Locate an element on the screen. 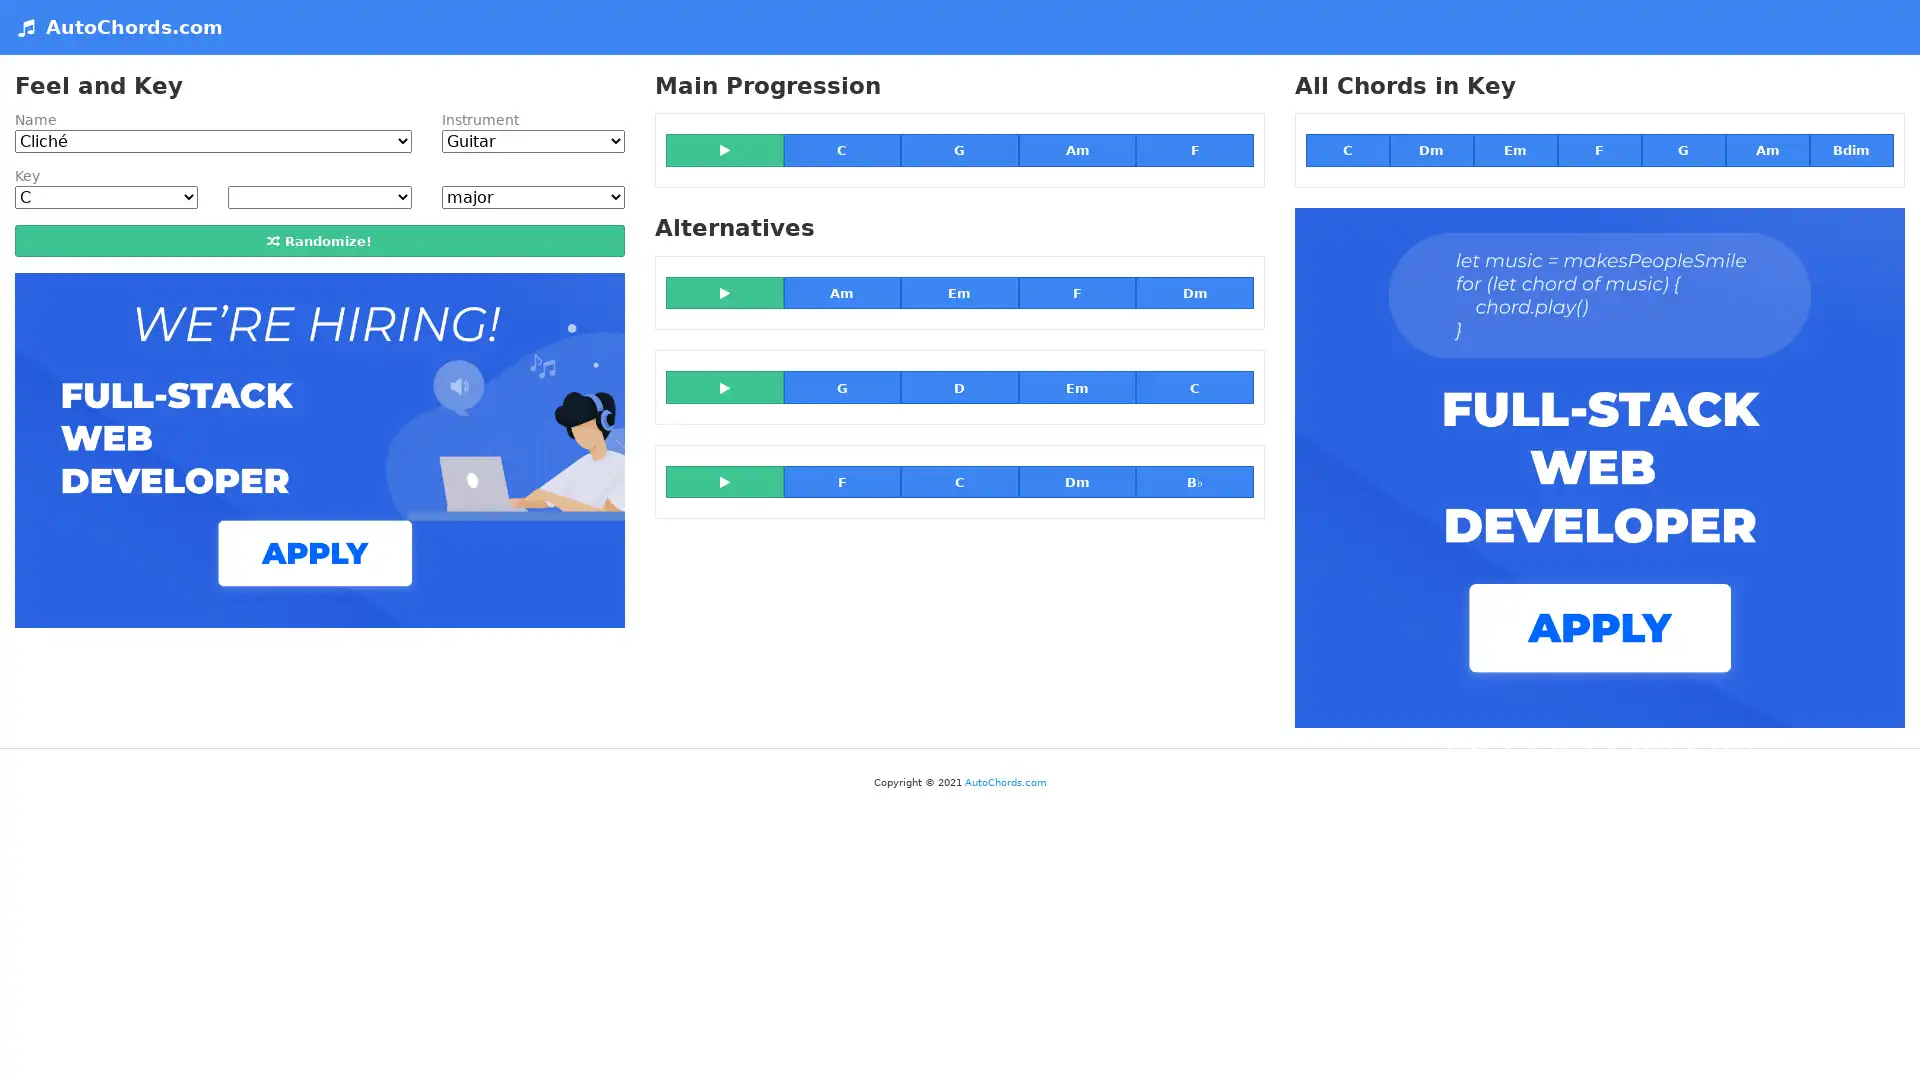 This screenshot has height=1080, width=1920. F is located at coordinates (1194, 149).